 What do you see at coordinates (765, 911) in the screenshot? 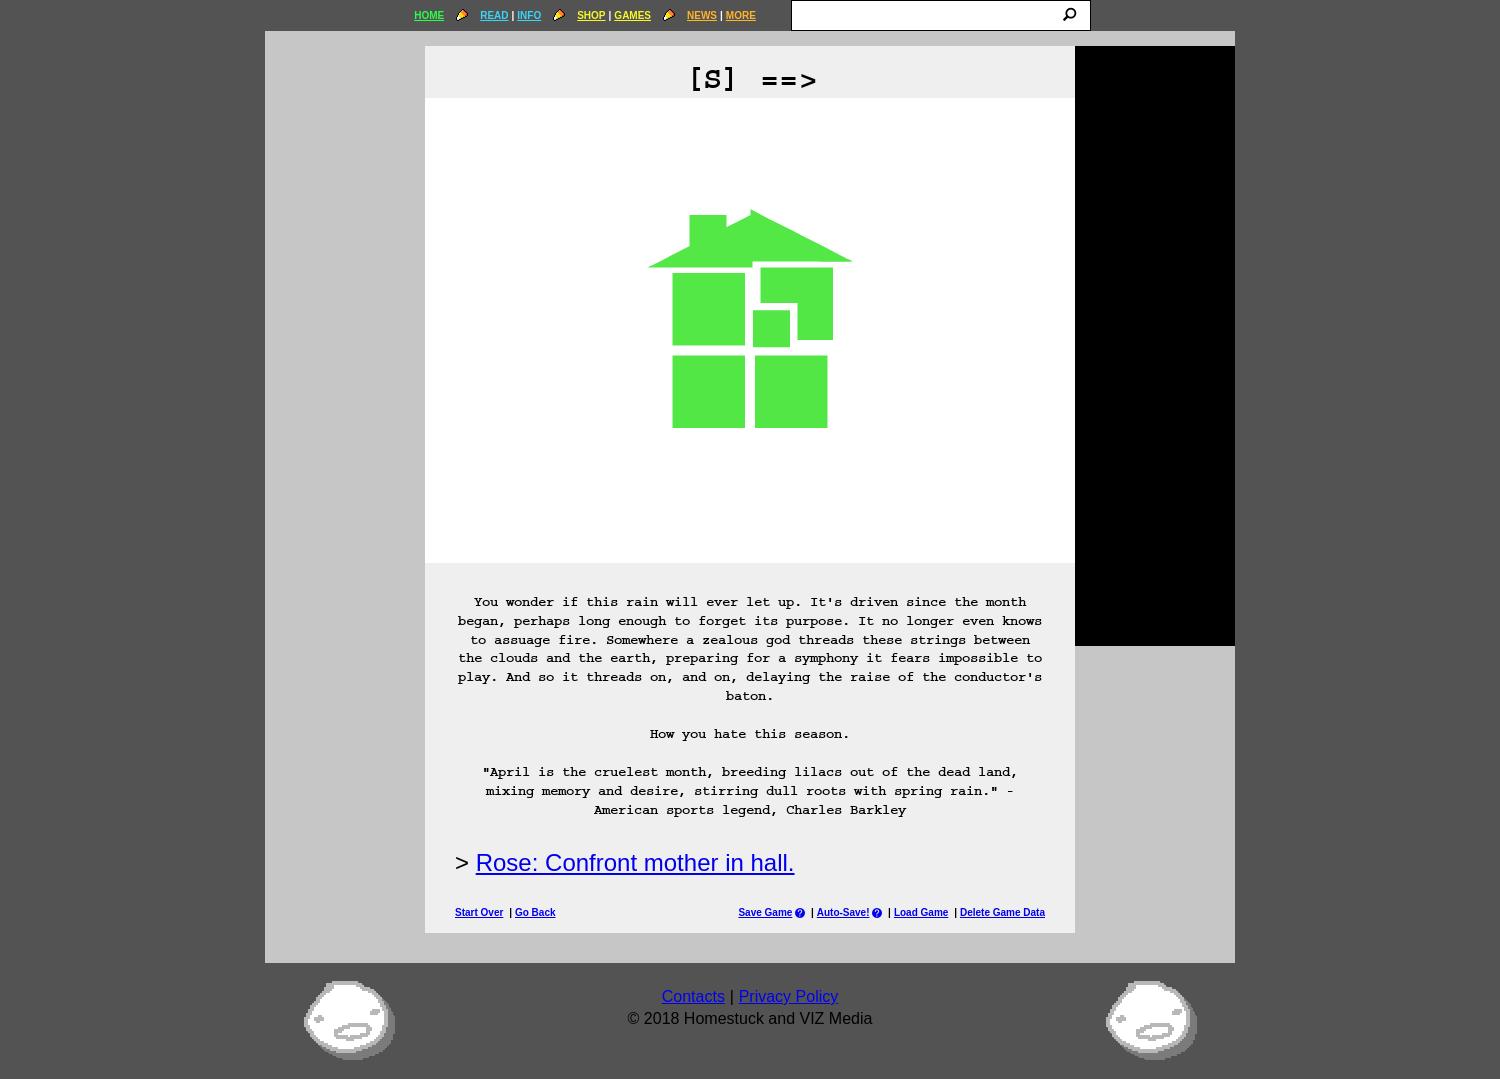
I see `'Save Game'` at bounding box center [765, 911].